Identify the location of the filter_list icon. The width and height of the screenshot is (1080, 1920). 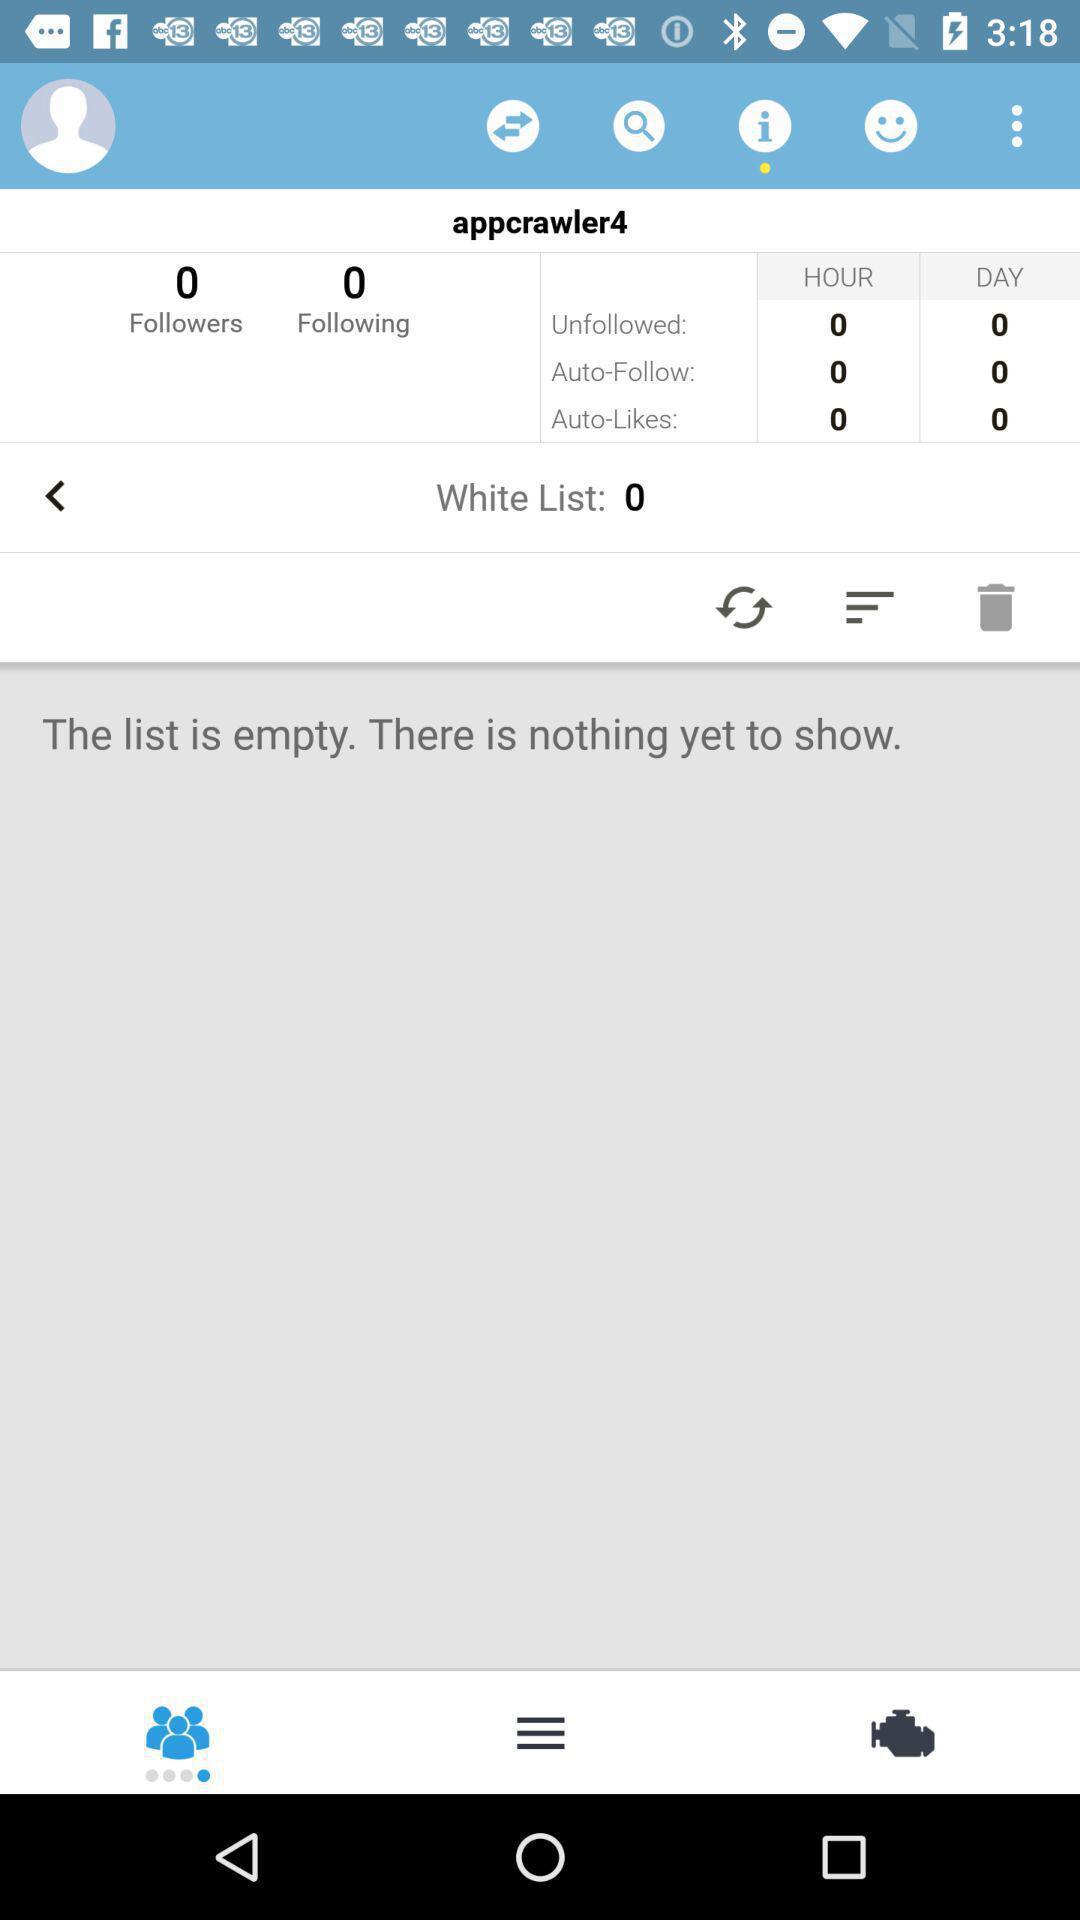
(869, 606).